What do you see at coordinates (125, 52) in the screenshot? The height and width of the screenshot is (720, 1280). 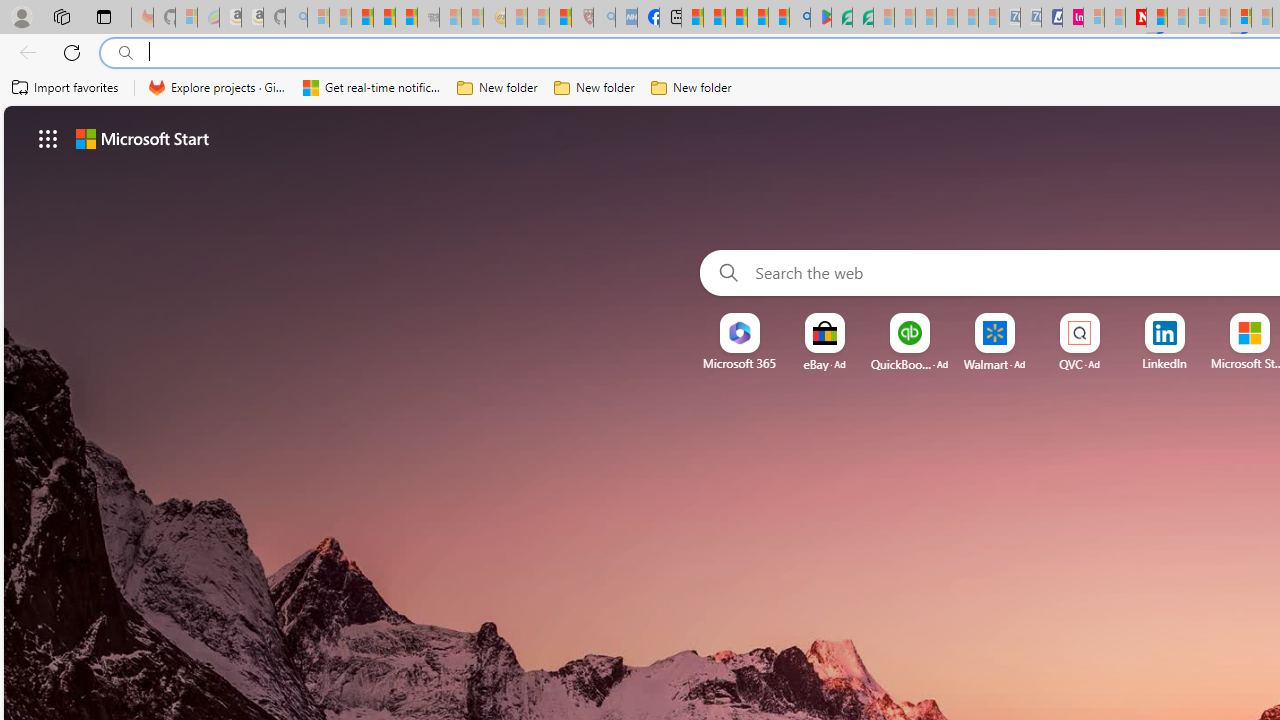 I see `'Search icon'` at bounding box center [125, 52].